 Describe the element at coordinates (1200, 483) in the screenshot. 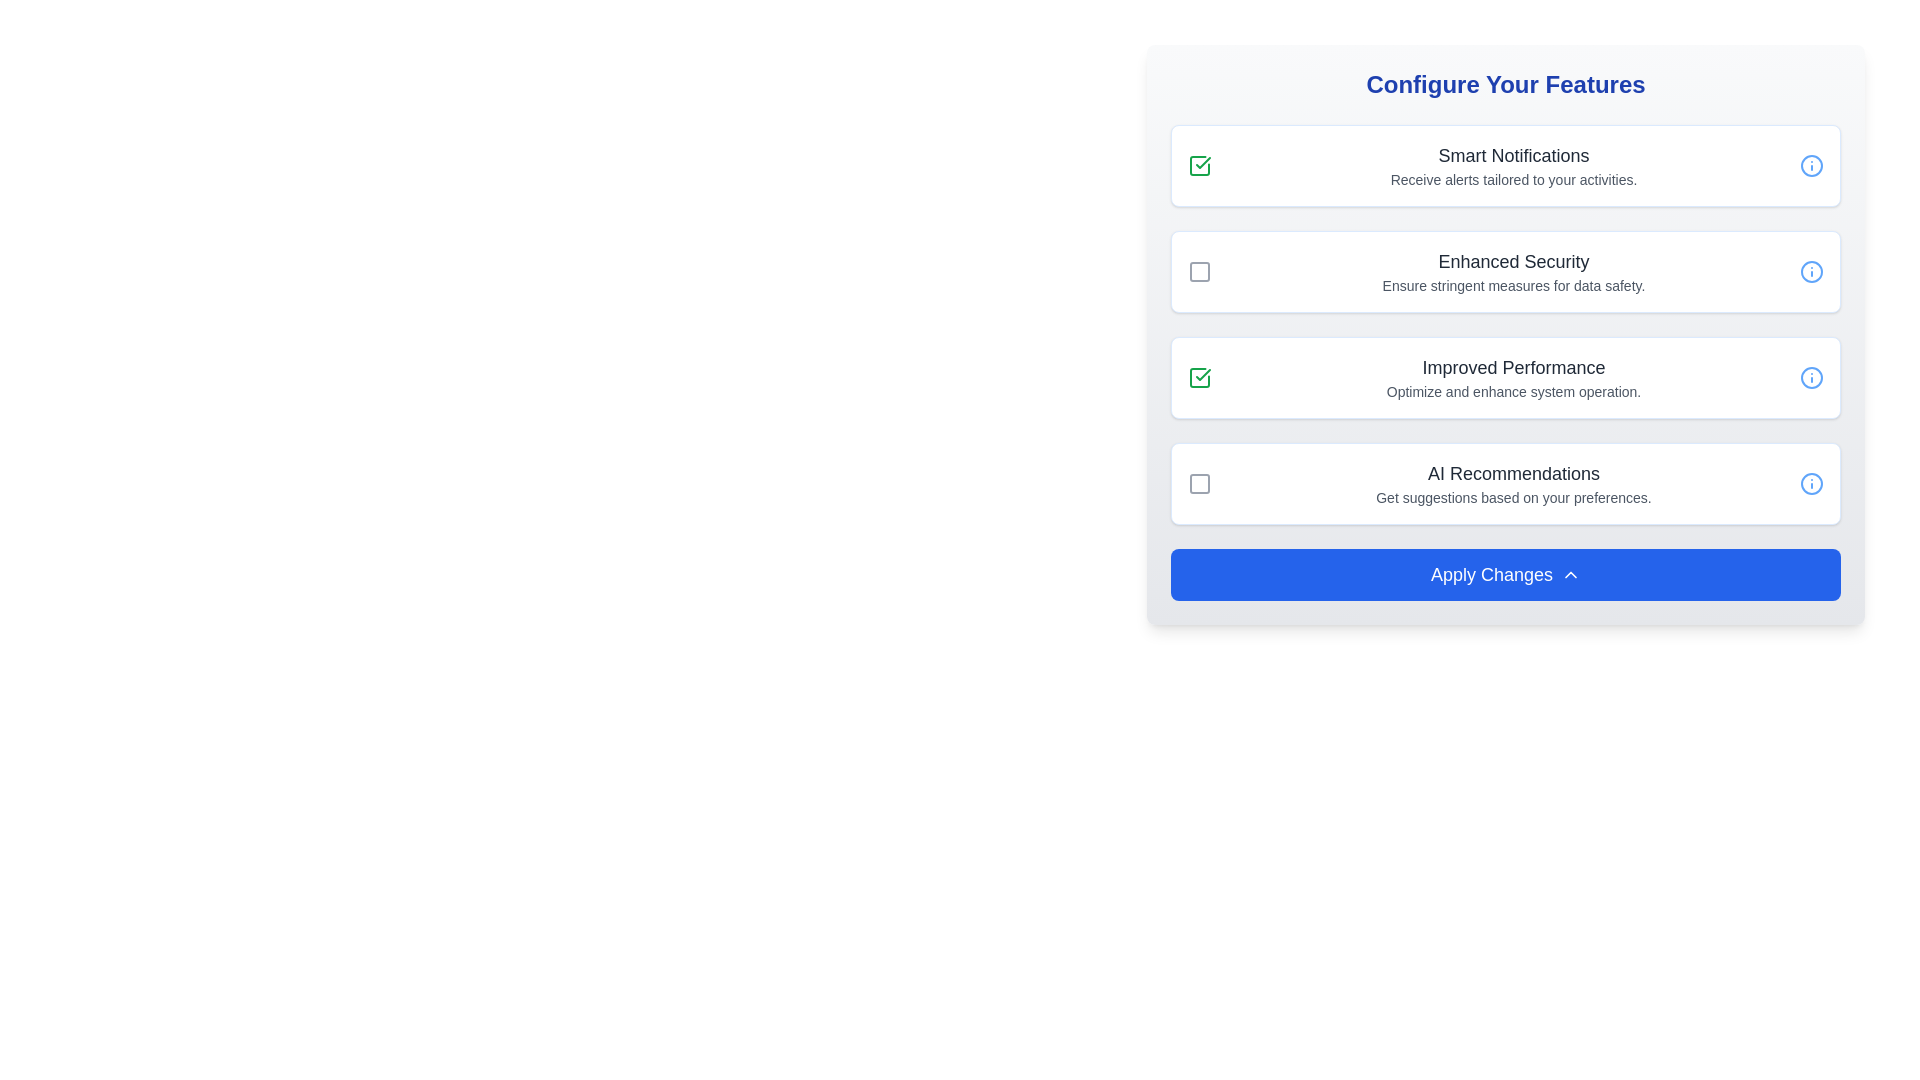

I see `the checkbox located on the left side of the 'AI Recommendations' configuration option` at that location.